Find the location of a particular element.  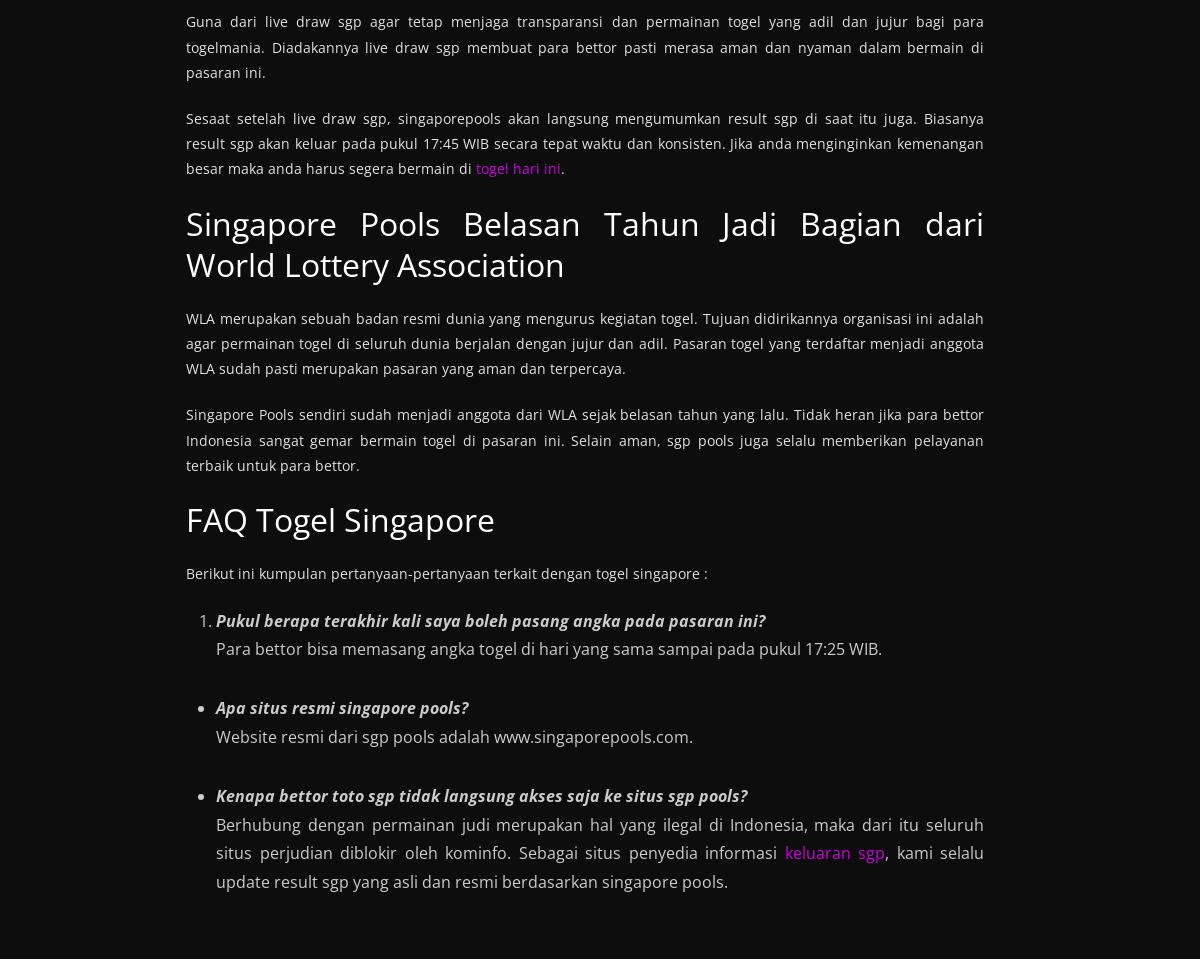

'Singapore Pools sendiri sudah menjadi anggota dari WLA sejak belasan tahun yang lalu. Tidak heran jika para bettor Indonesia sangat gemar bermain togel di pasaran ini. Selain aman, sgp pools juga selalu memberikan pelayanan terbaik untuk para bettor.' is located at coordinates (584, 438).